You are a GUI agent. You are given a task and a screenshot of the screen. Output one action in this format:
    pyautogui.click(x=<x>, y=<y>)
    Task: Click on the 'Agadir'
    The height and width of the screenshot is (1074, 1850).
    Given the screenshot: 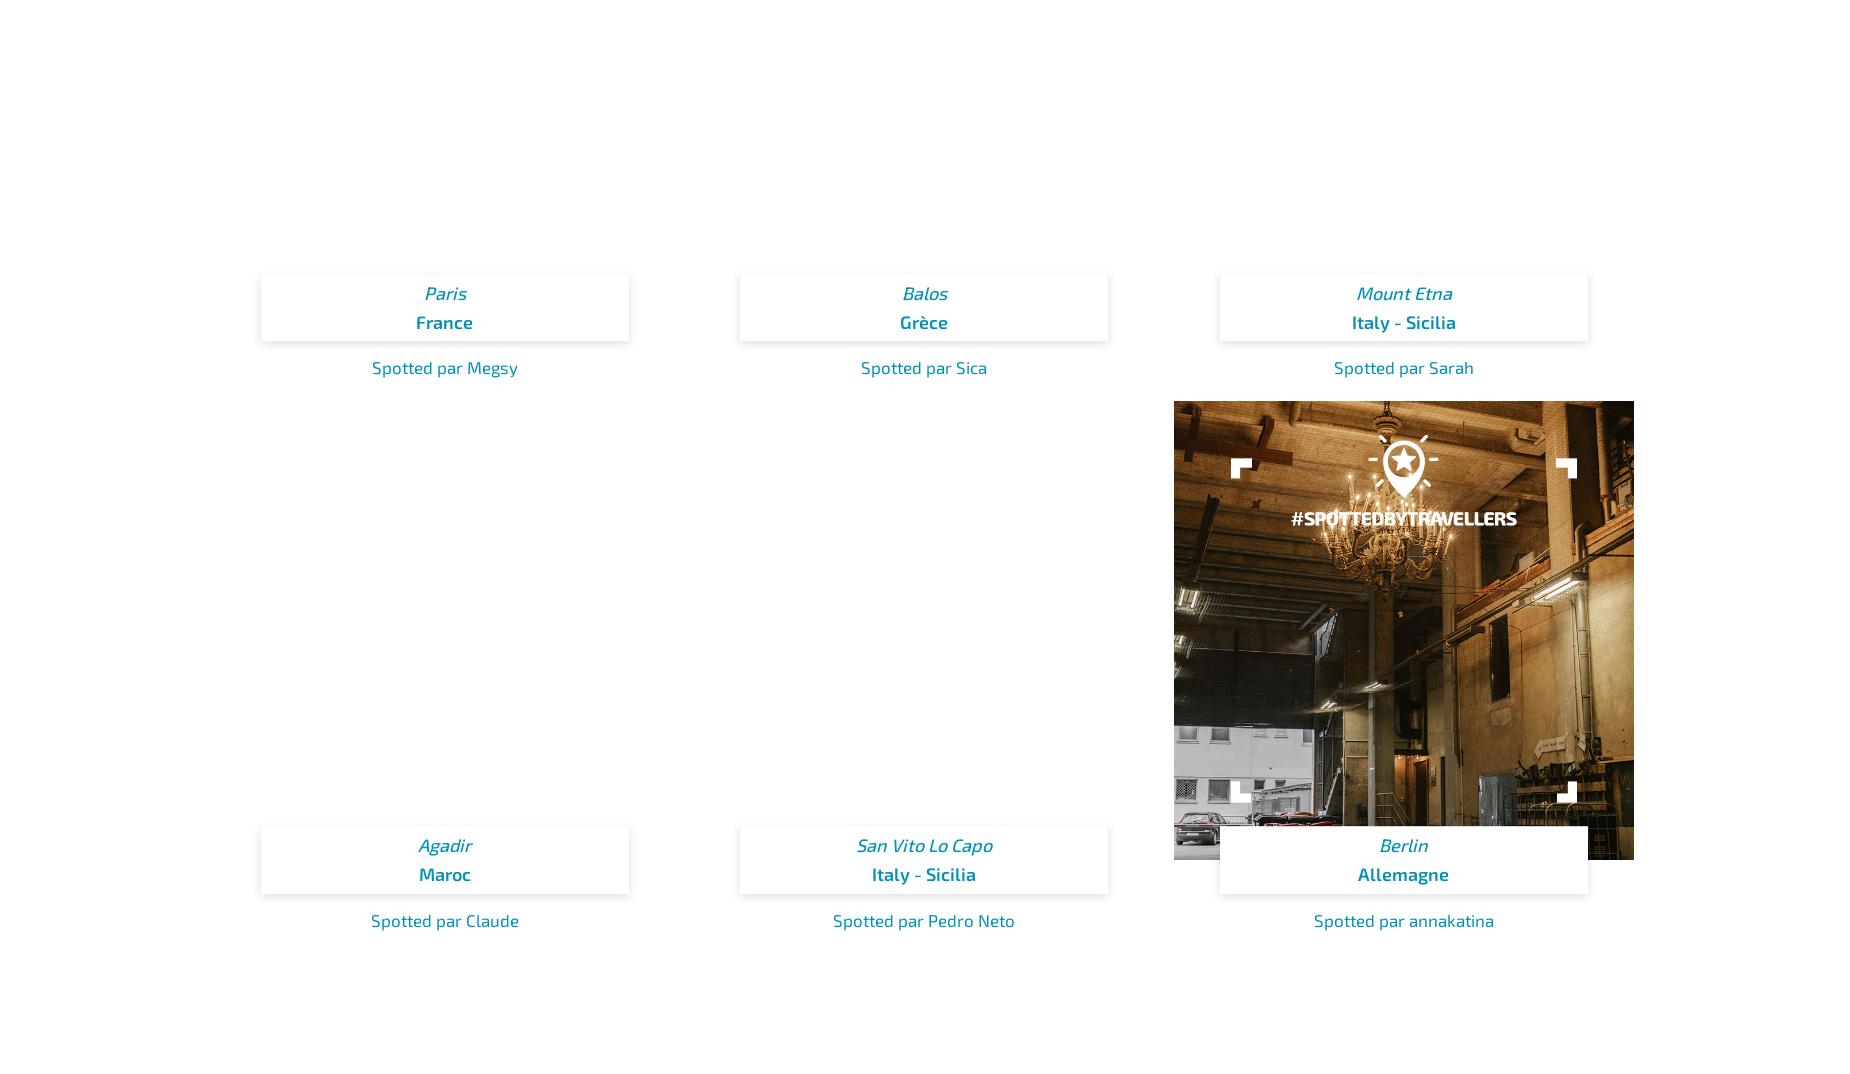 What is the action you would take?
    pyautogui.click(x=443, y=845)
    